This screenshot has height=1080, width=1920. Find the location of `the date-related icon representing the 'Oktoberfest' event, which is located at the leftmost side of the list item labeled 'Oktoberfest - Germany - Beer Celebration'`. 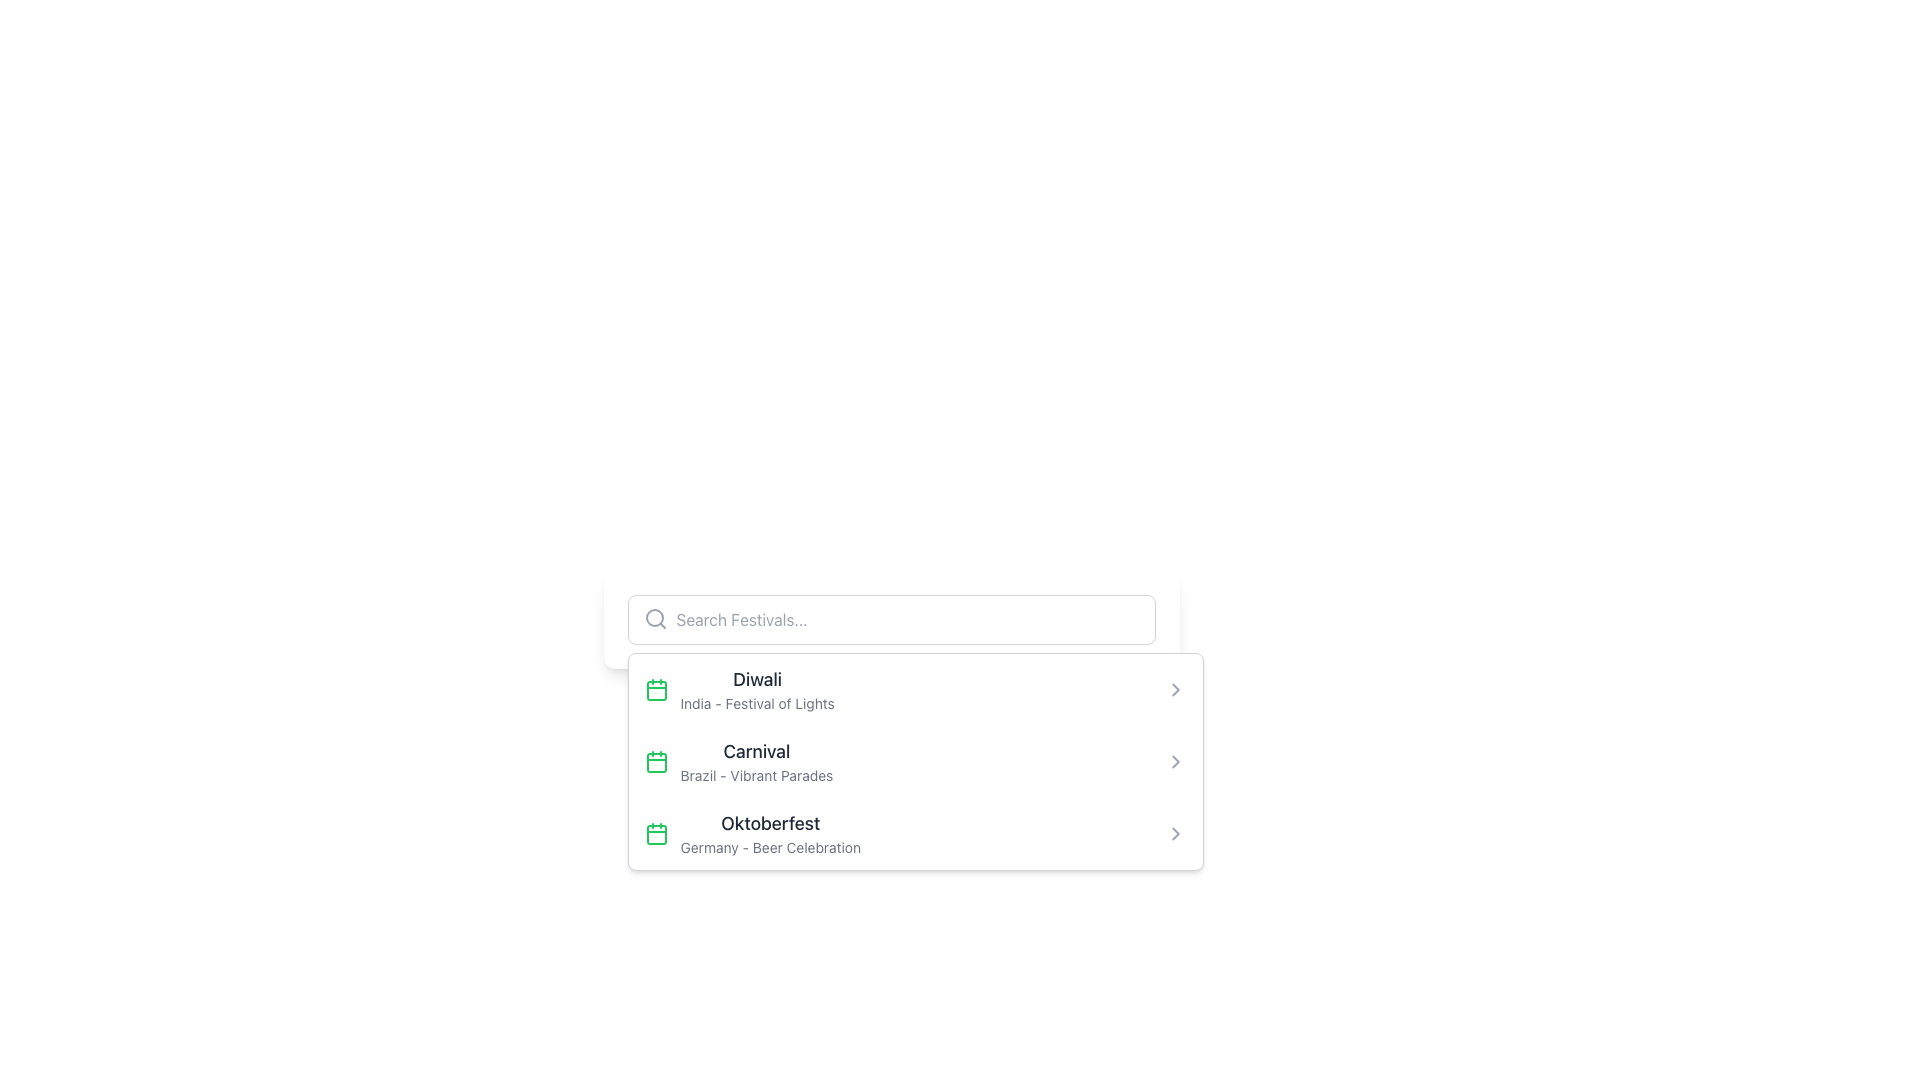

the date-related icon representing the 'Oktoberfest' event, which is located at the leftmost side of the list item labeled 'Oktoberfest - Germany - Beer Celebration' is located at coordinates (656, 833).